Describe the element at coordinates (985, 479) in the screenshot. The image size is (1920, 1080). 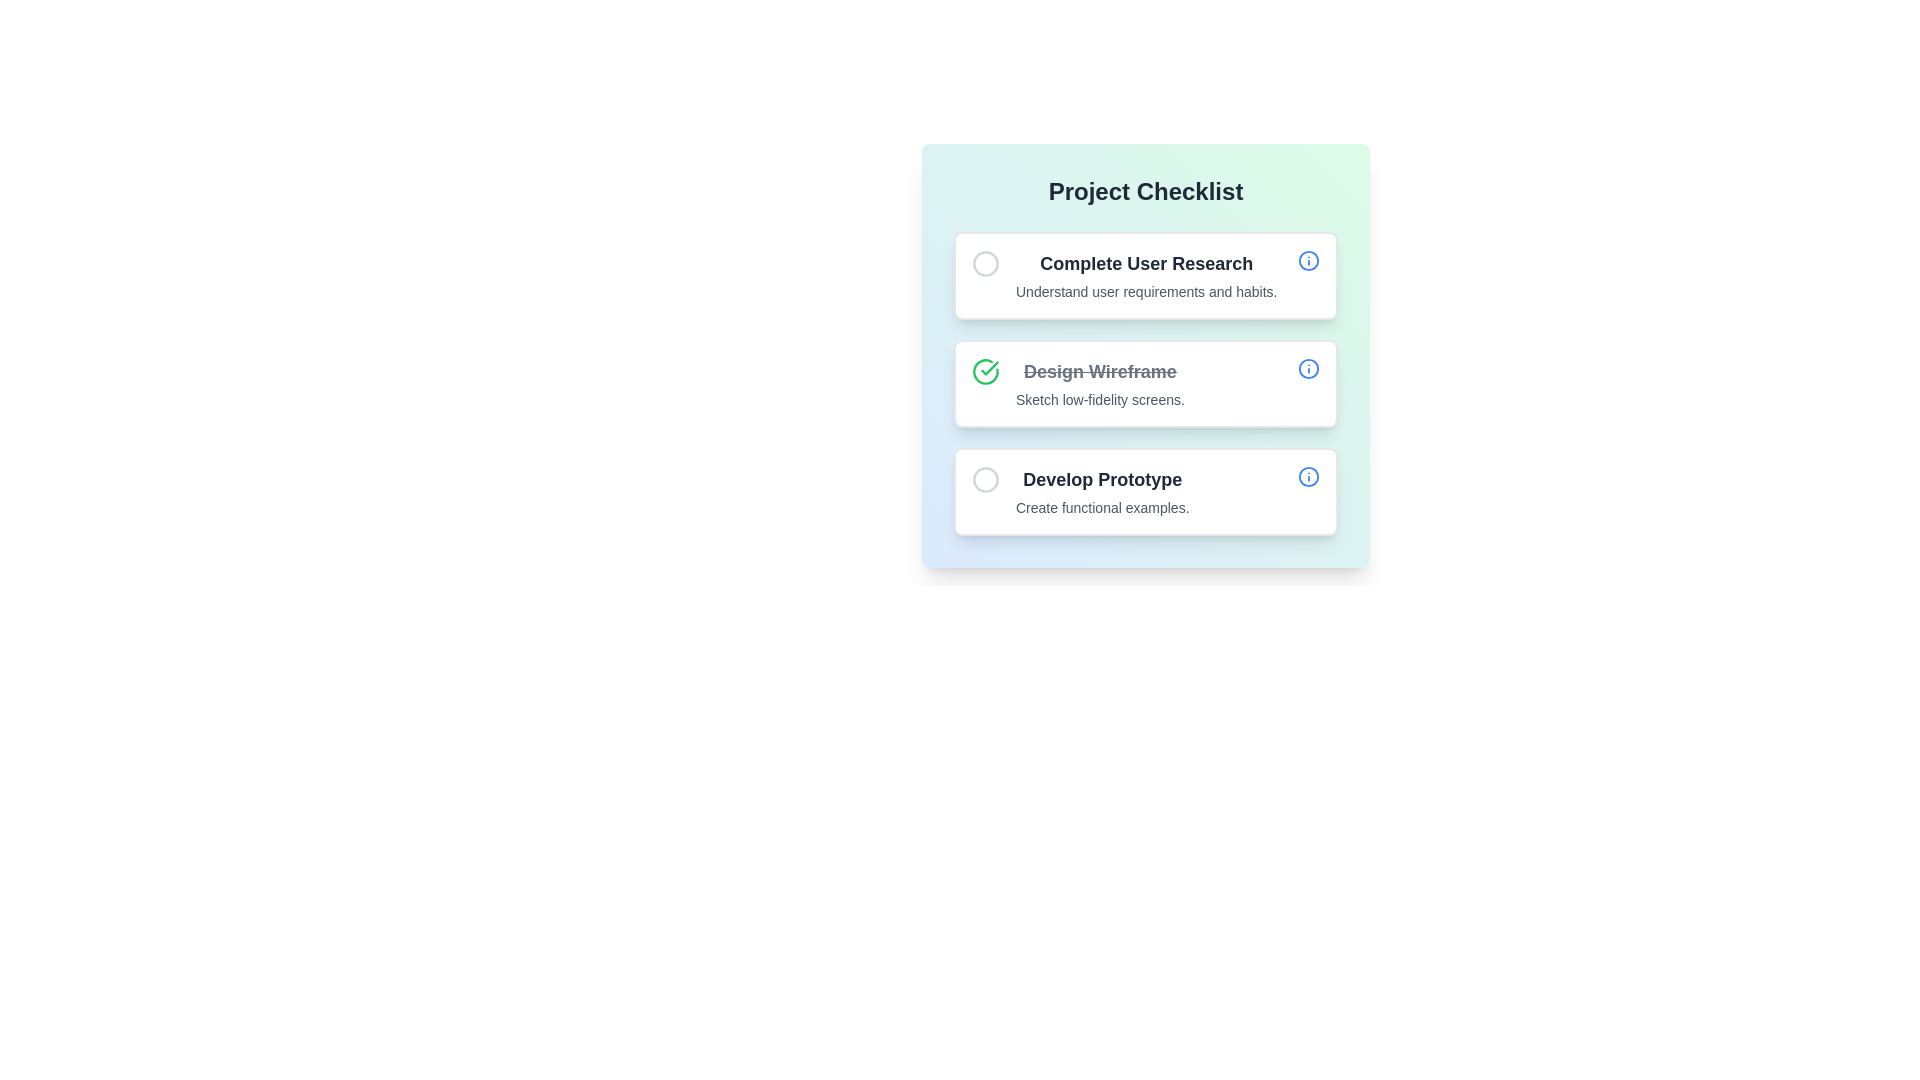
I see `the visual changes of the circle indicator located to the left of the 'Develop Prototype' item in the vertical list` at that location.